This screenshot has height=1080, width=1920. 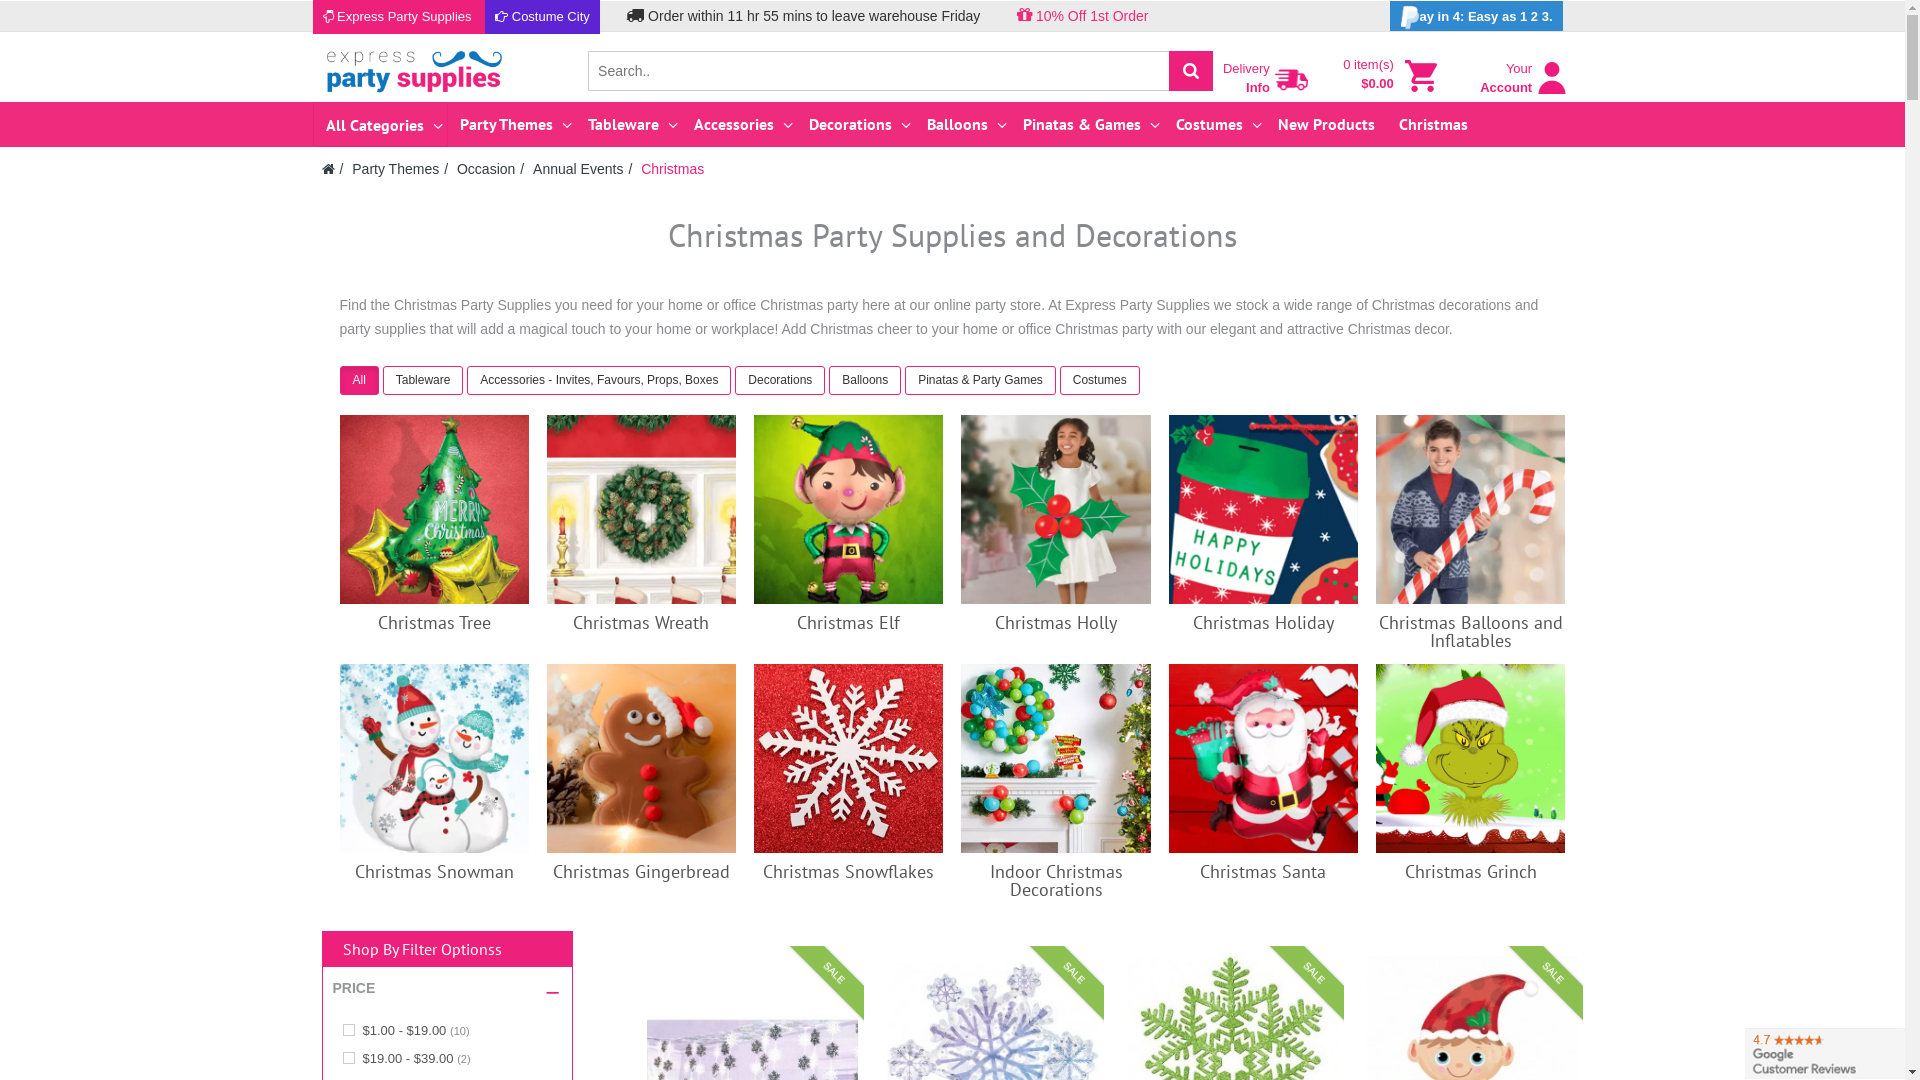 I want to click on 'Christmas Holiday', so click(x=1262, y=621).